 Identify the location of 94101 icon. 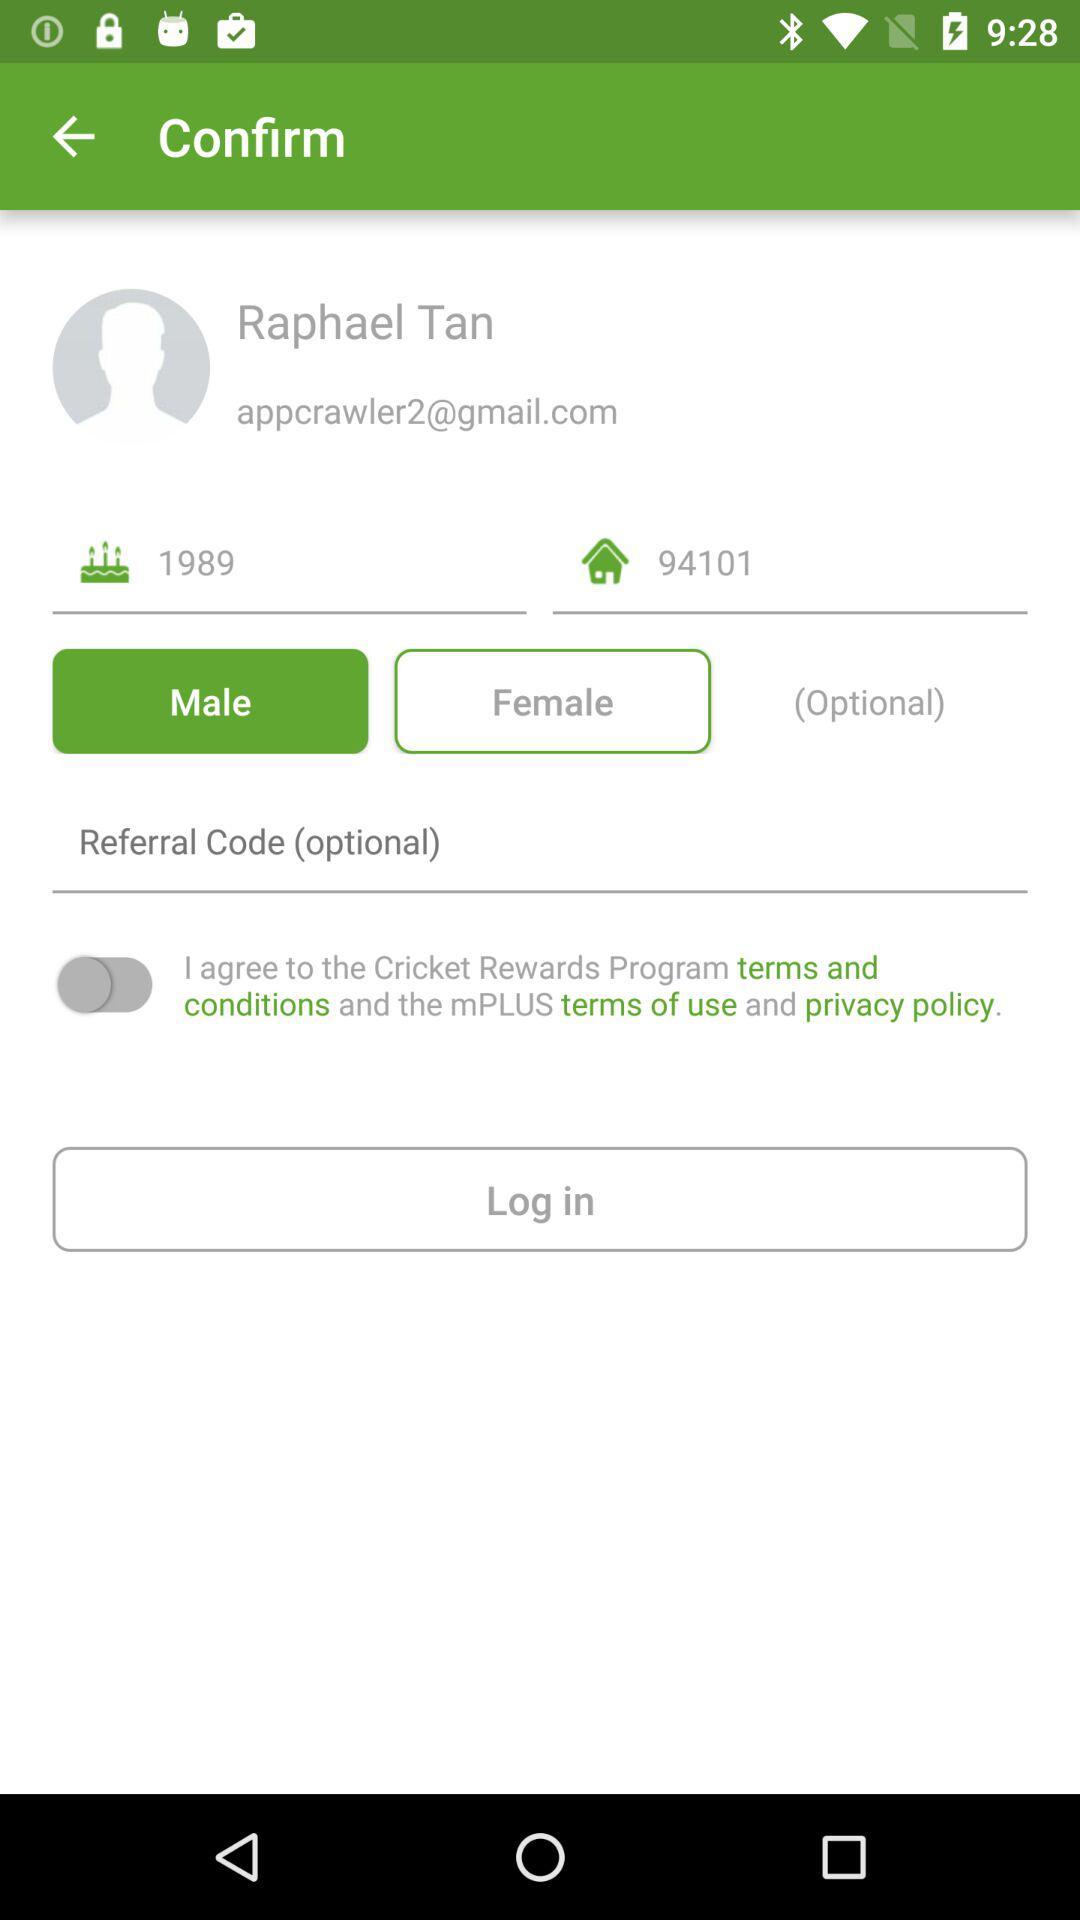
(842, 560).